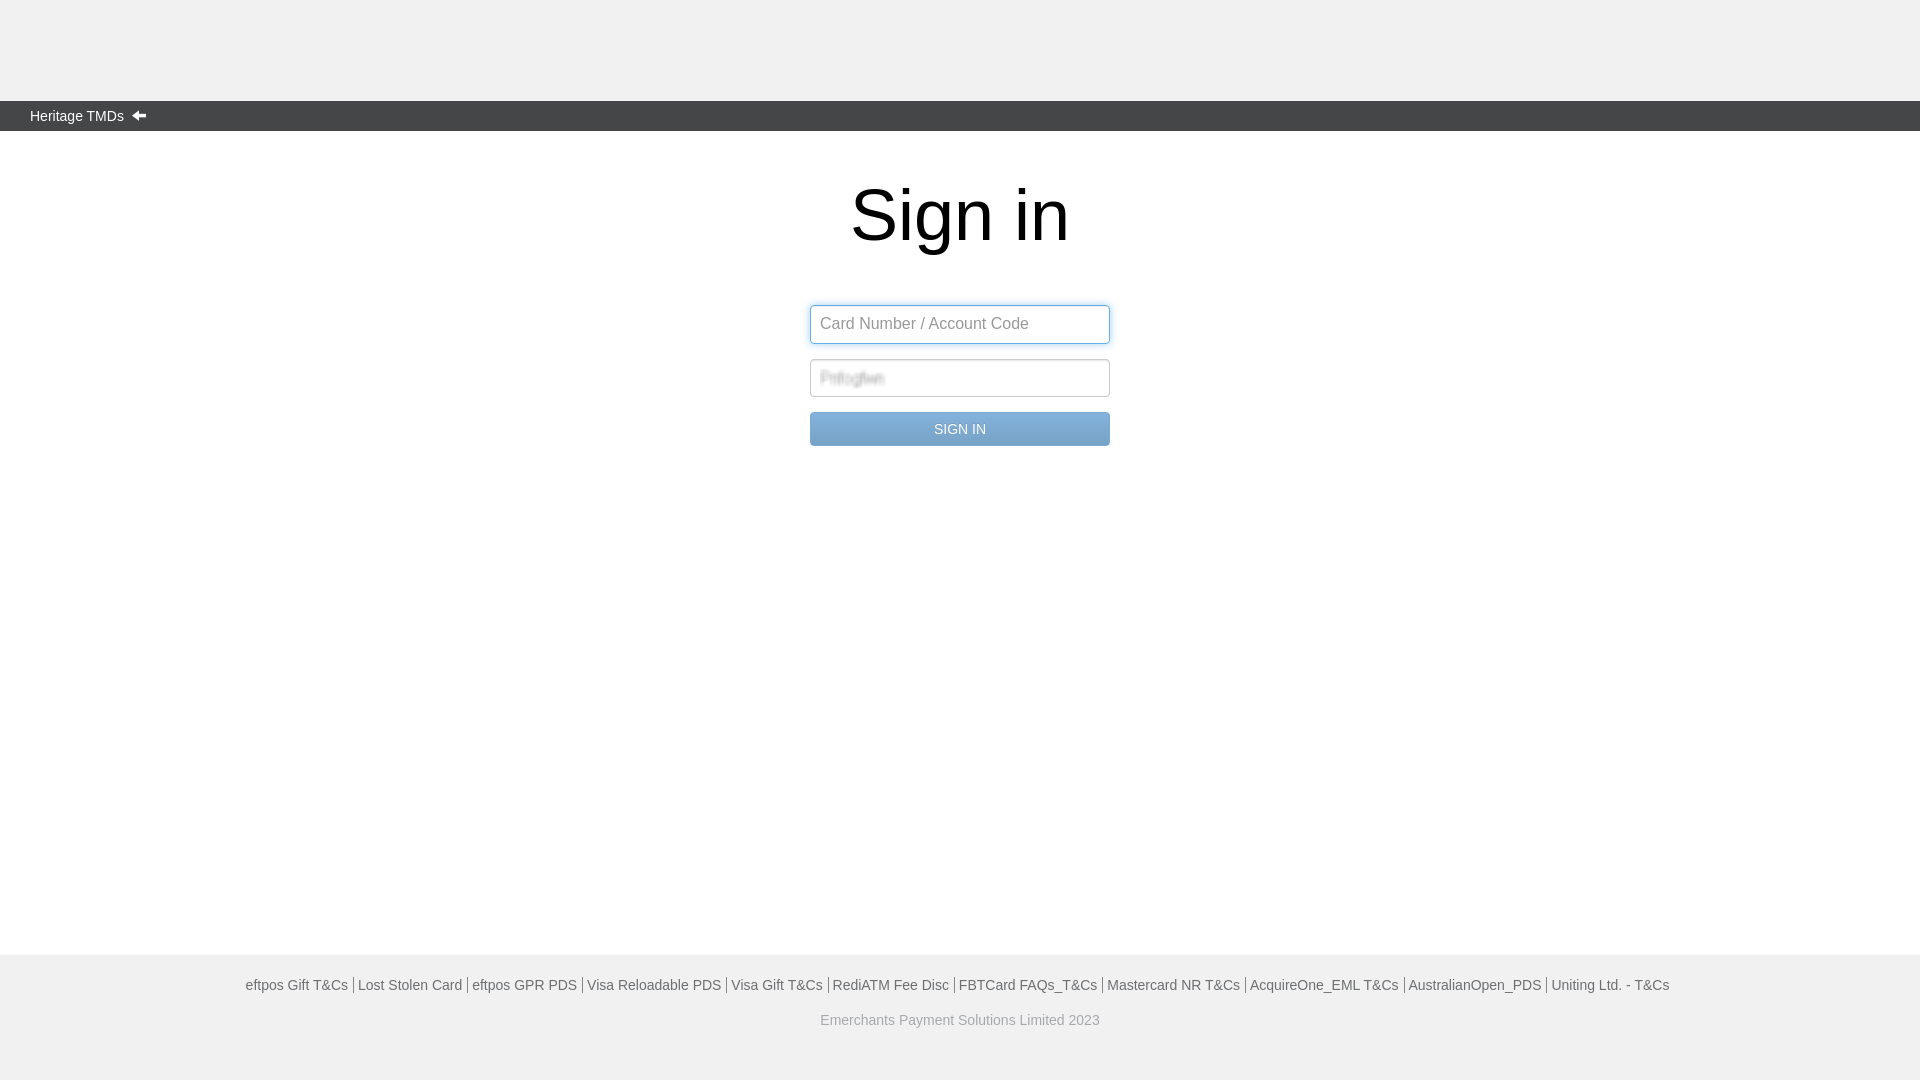  Describe the element at coordinates (296, 983) in the screenshot. I see `'eftpos Gift T&Cs'` at that location.